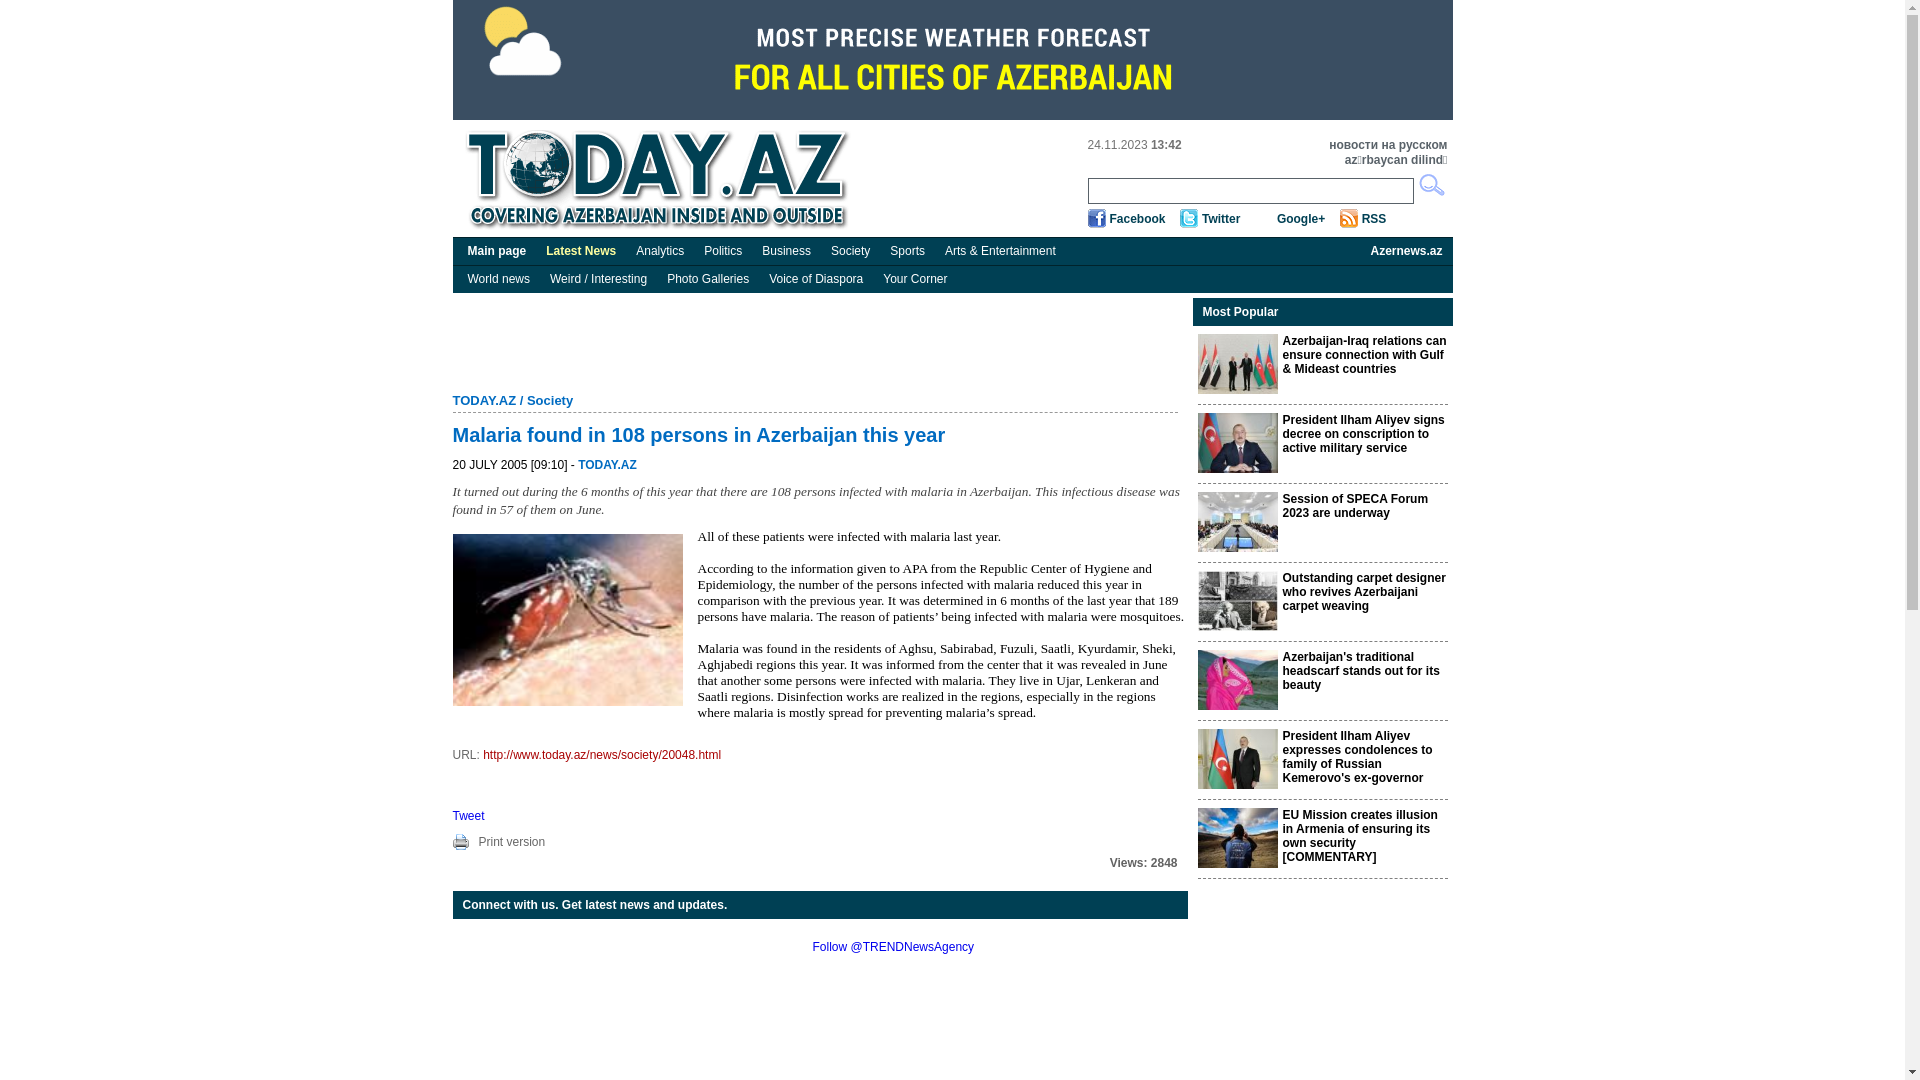 The width and height of the screenshot is (1920, 1080). Describe the element at coordinates (850, 249) in the screenshot. I see `'Society'` at that location.